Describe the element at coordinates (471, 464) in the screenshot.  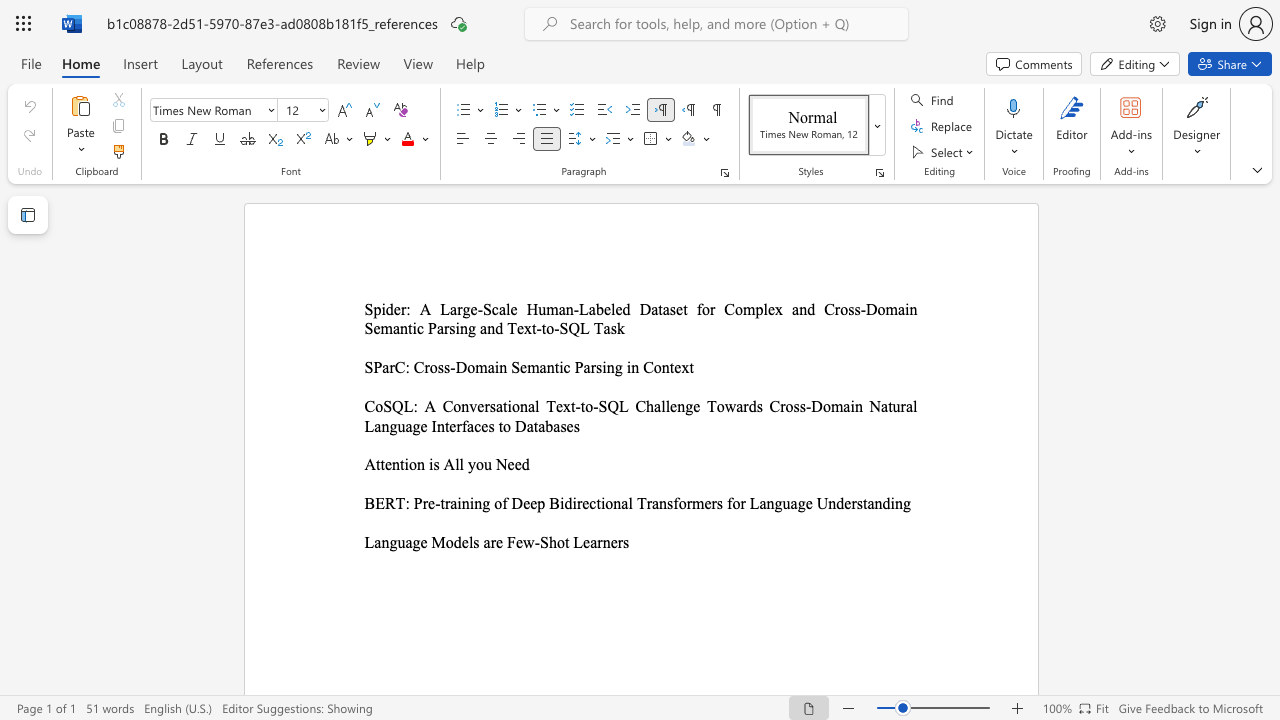
I see `the 1th character "y" in the text` at that location.